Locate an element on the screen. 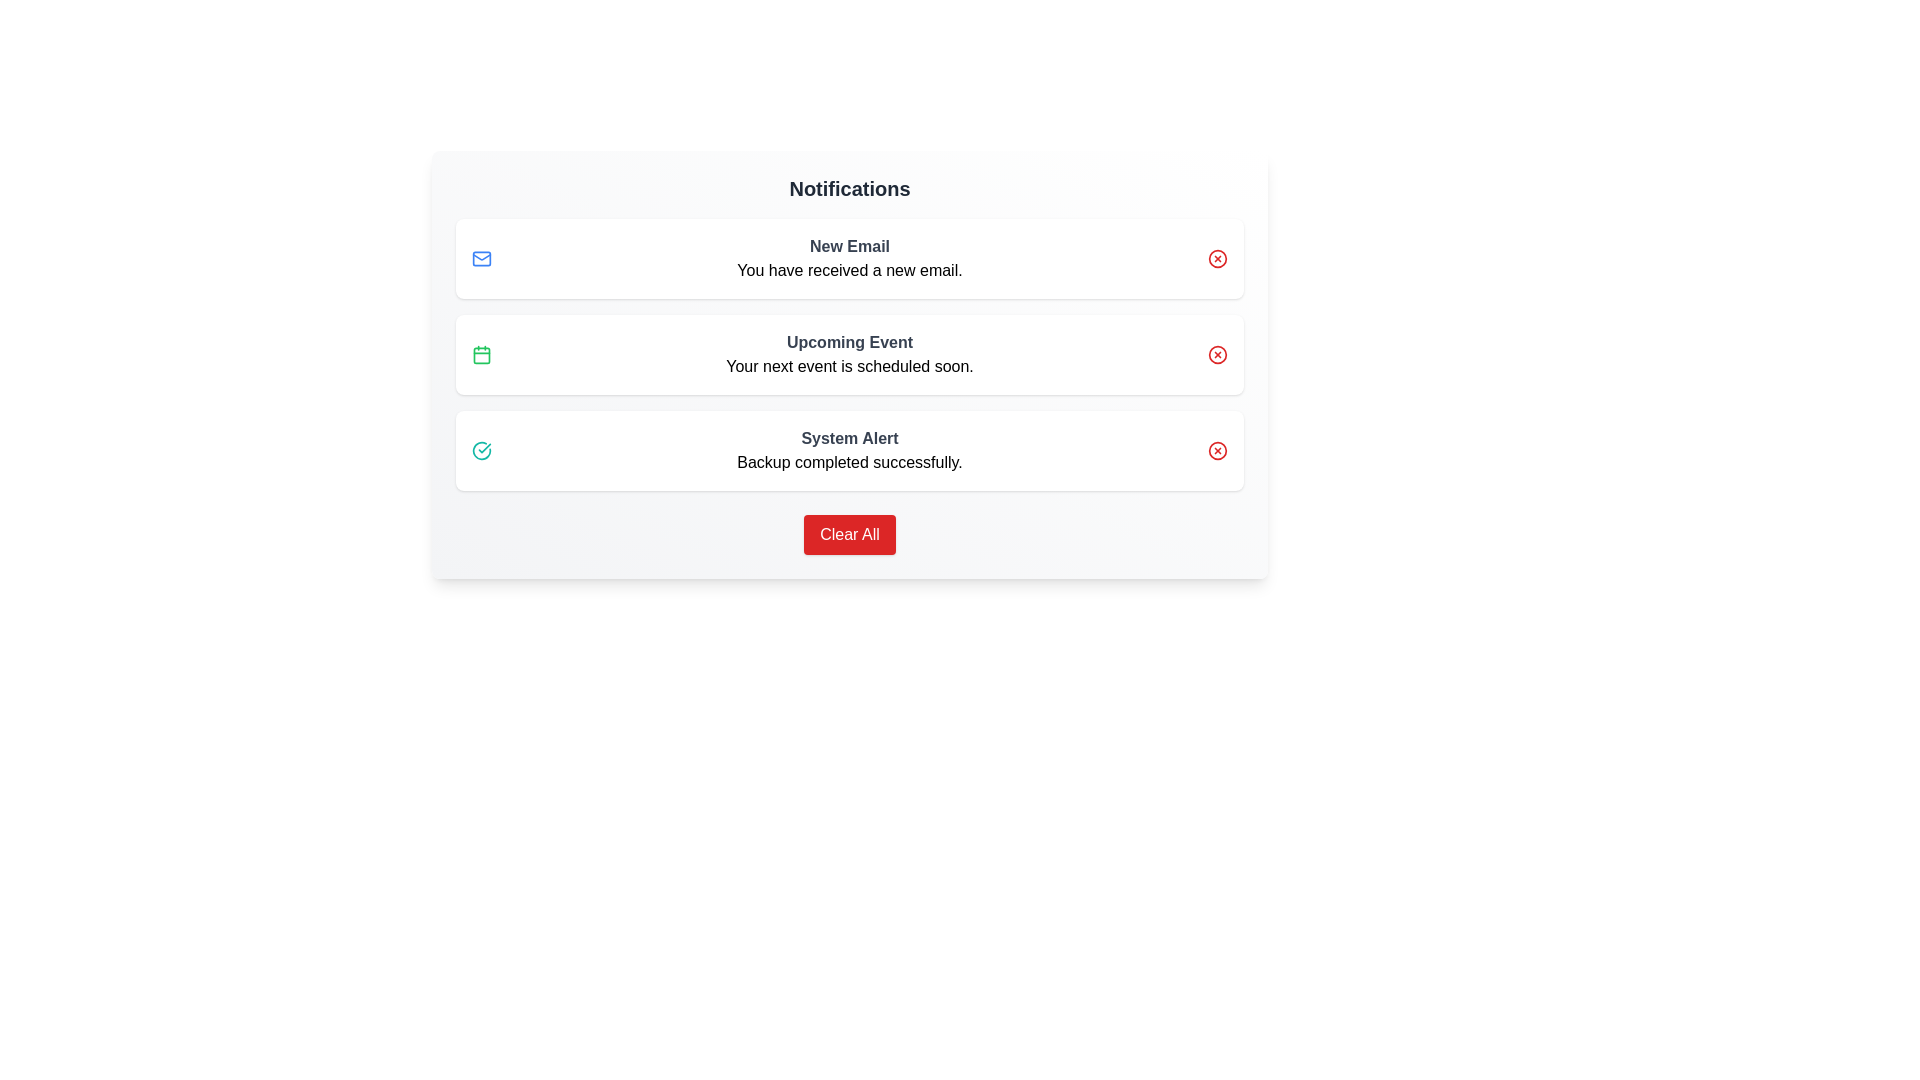 The width and height of the screenshot is (1920, 1080). the text label displaying the message 'Backup completed successfully.' which is located in the 'System Alert' notification, positioned below the header text is located at coordinates (849, 462).